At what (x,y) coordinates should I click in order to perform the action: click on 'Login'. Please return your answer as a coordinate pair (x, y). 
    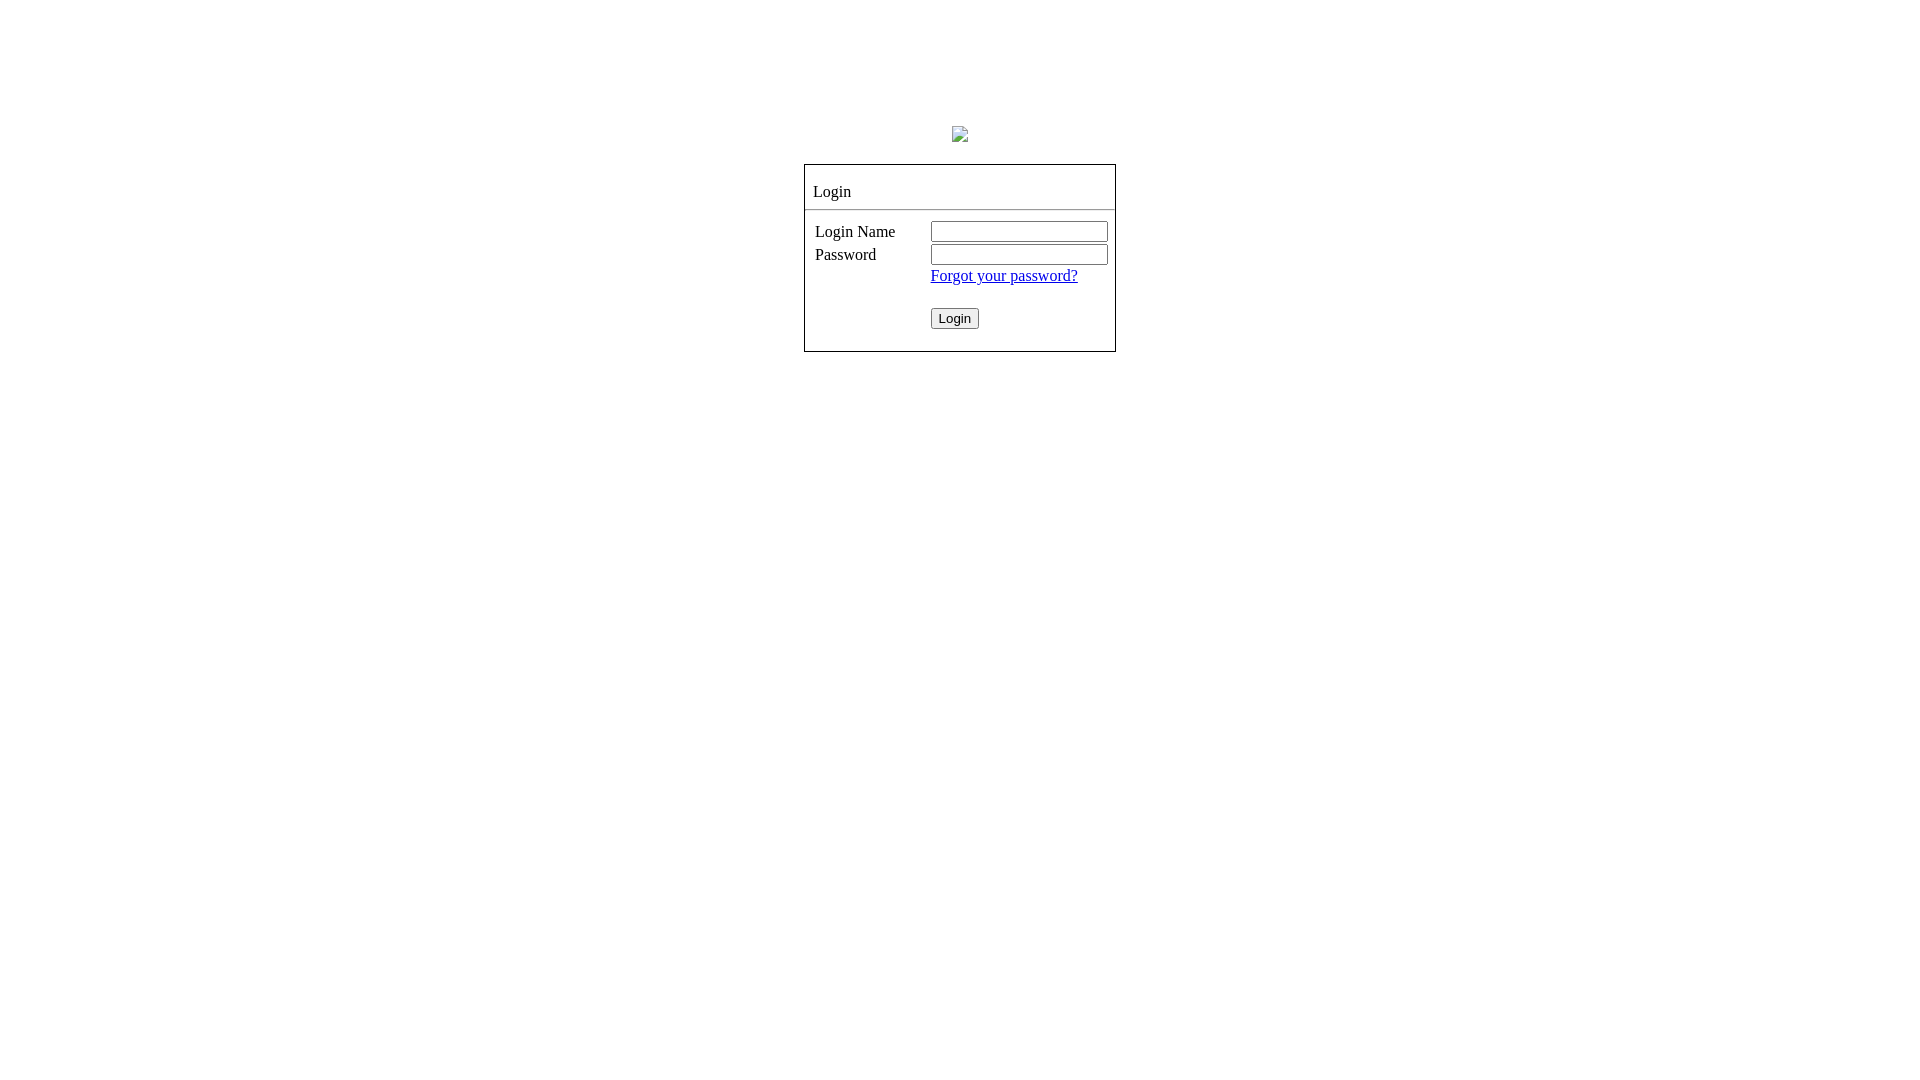
    Looking at the image, I should click on (930, 317).